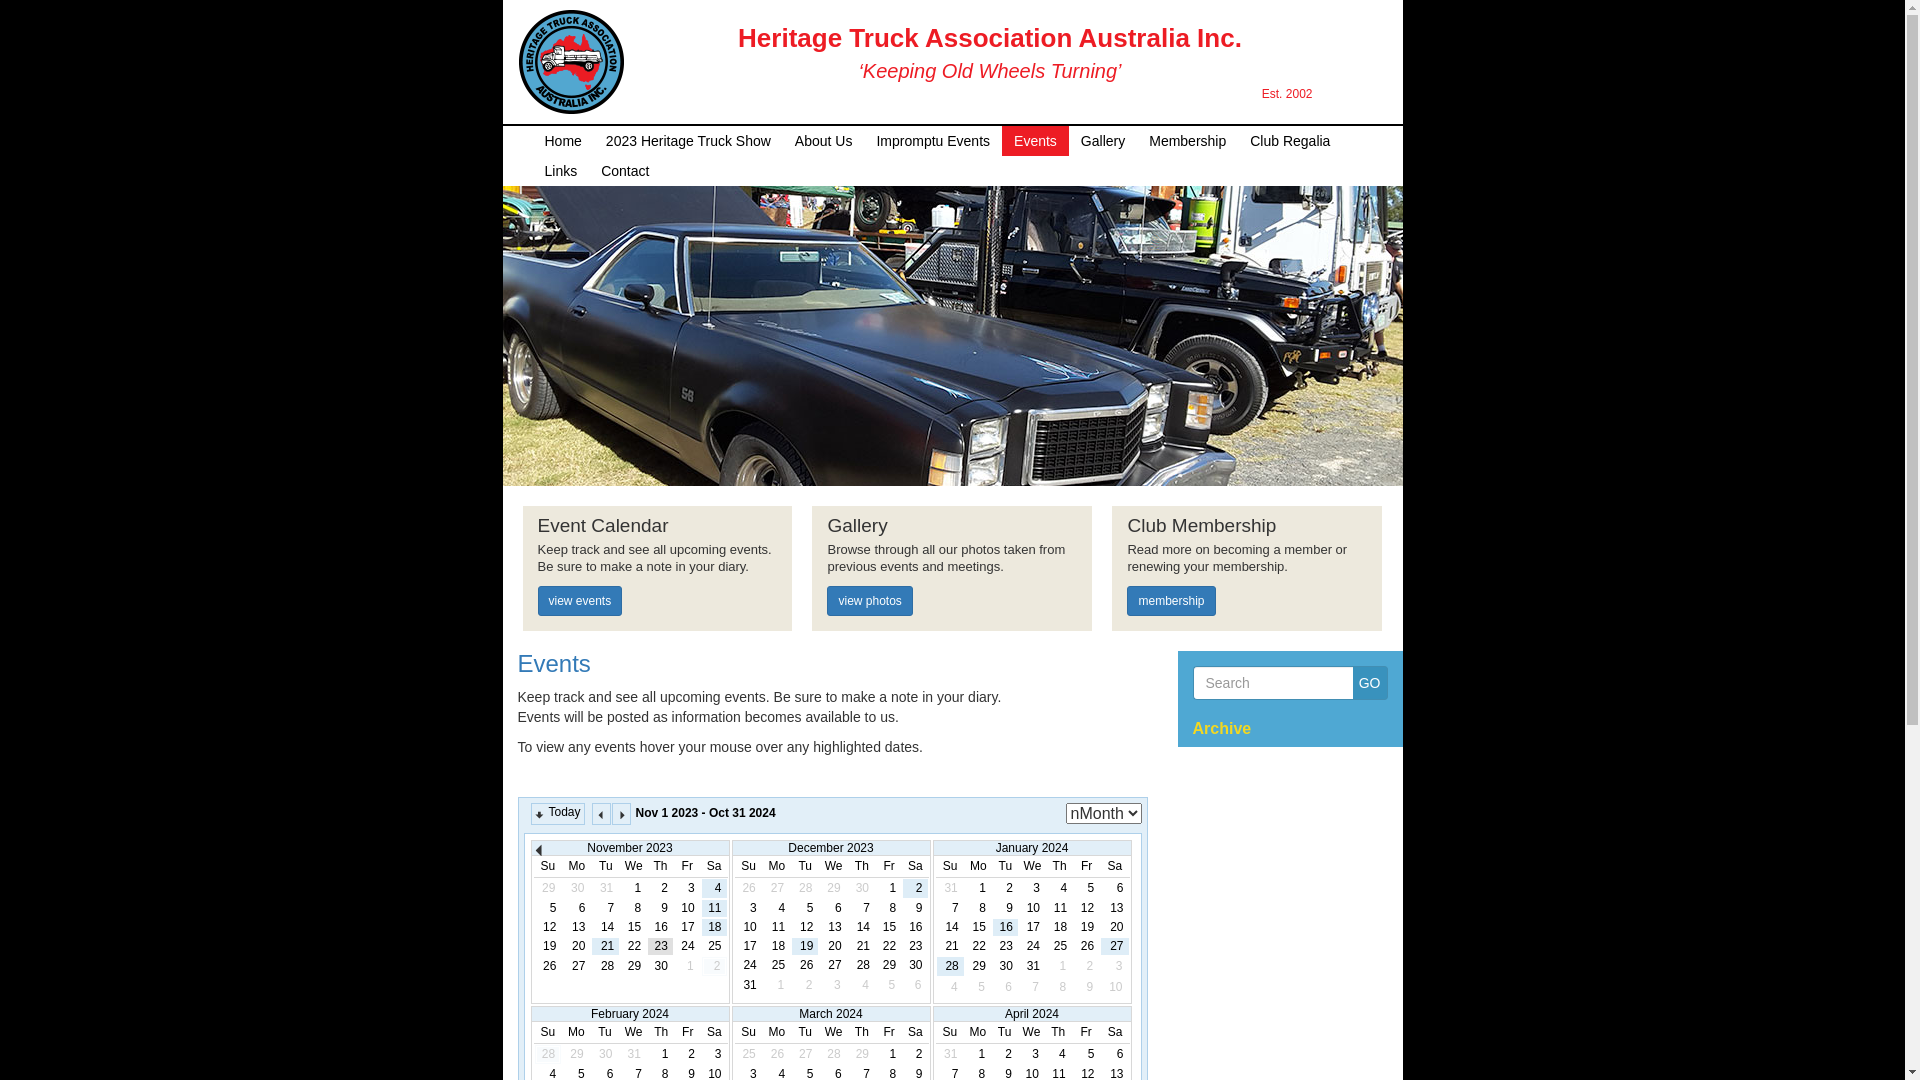 The image size is (1920, 1080). Describe the element at coordinates (604, 908) in the screenshot. I see `'7'` at that location.